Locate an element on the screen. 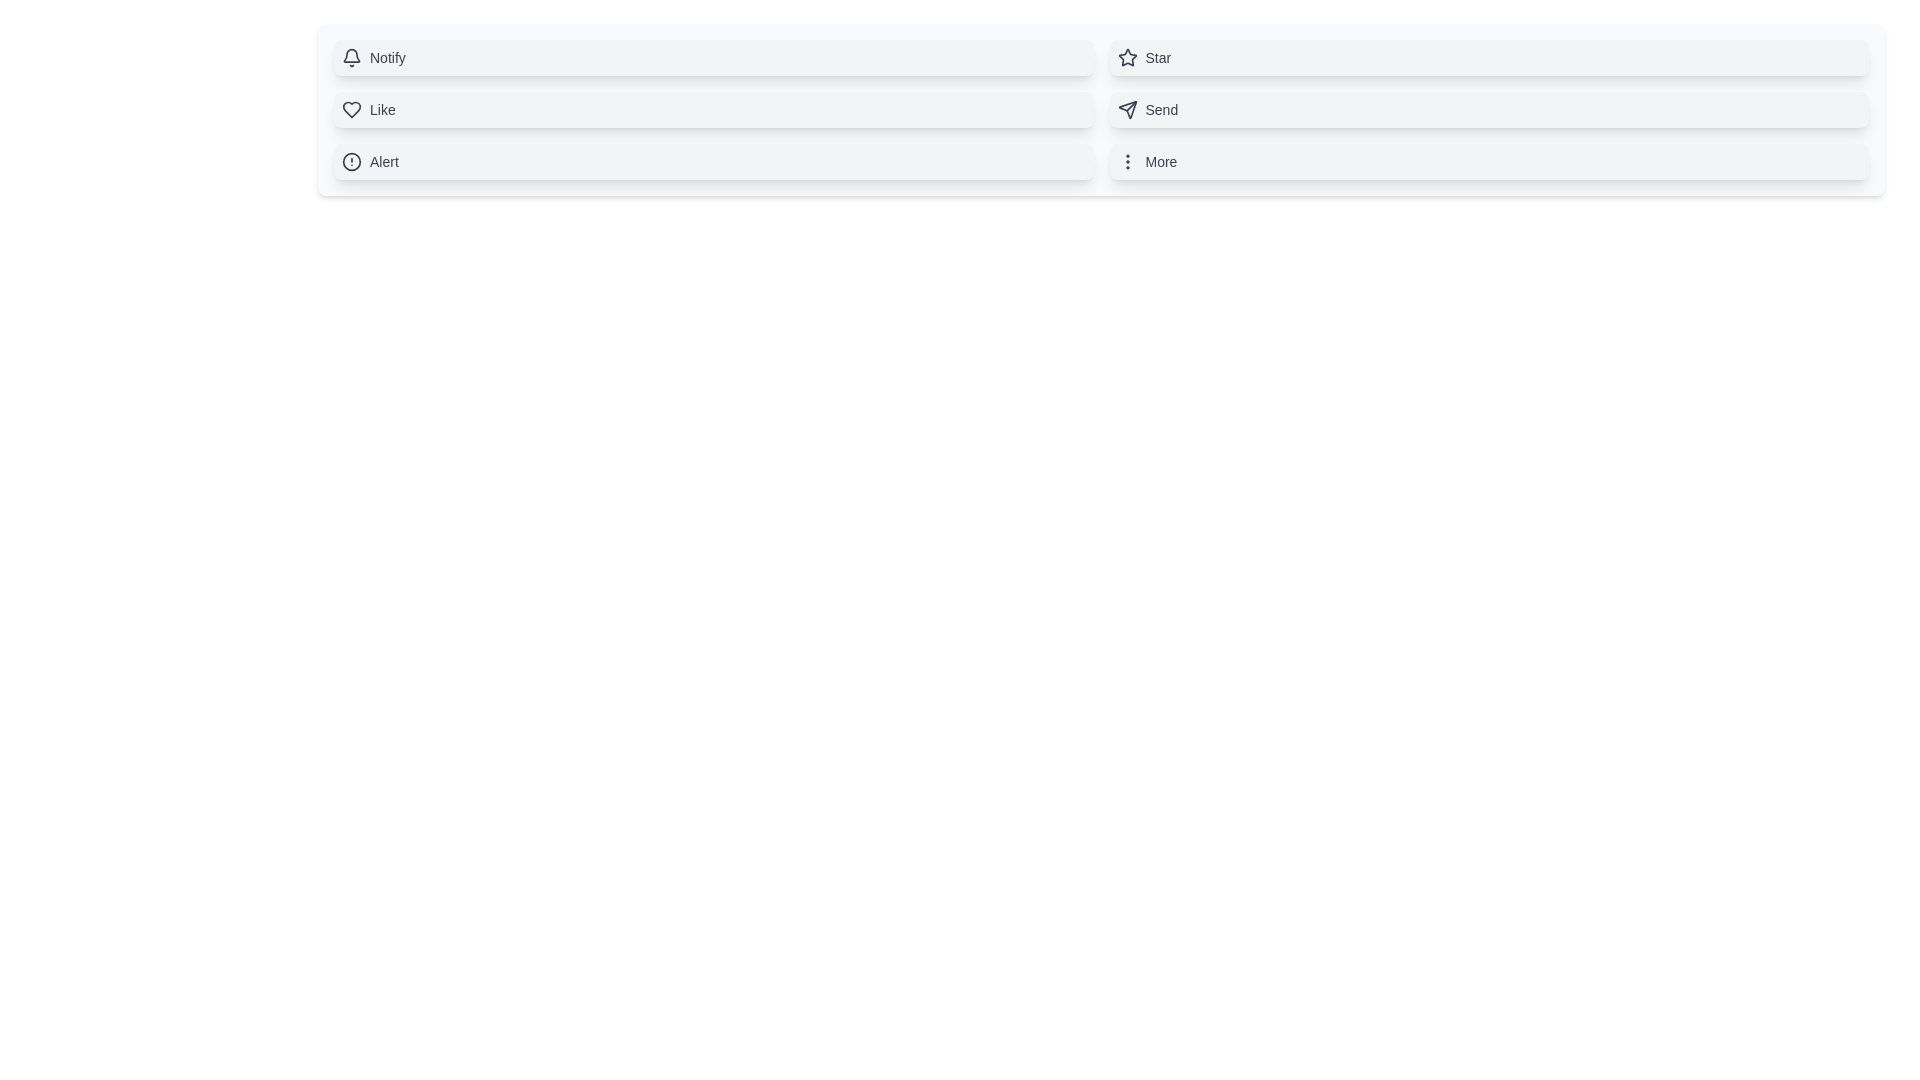  the 'Like' text label, which is styled in gray and positioned to the right of a heart icon within the 'Like' button is located at coordinates (382, 110).